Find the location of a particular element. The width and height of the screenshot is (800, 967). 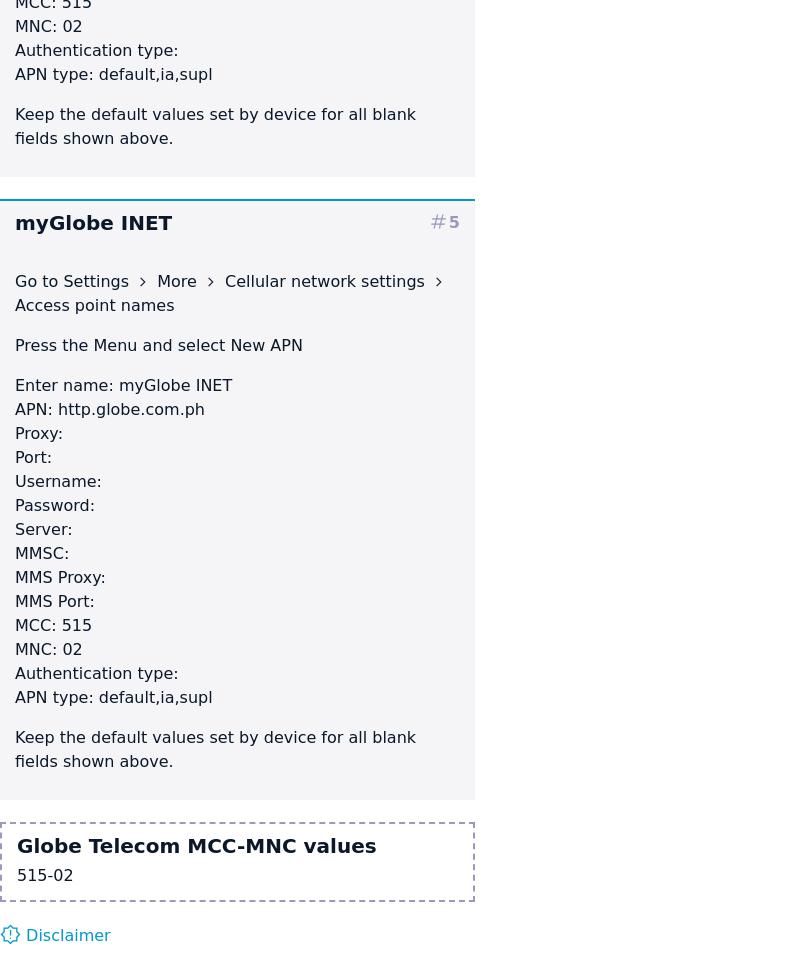

'tag' is located at coordinates (436, 220).